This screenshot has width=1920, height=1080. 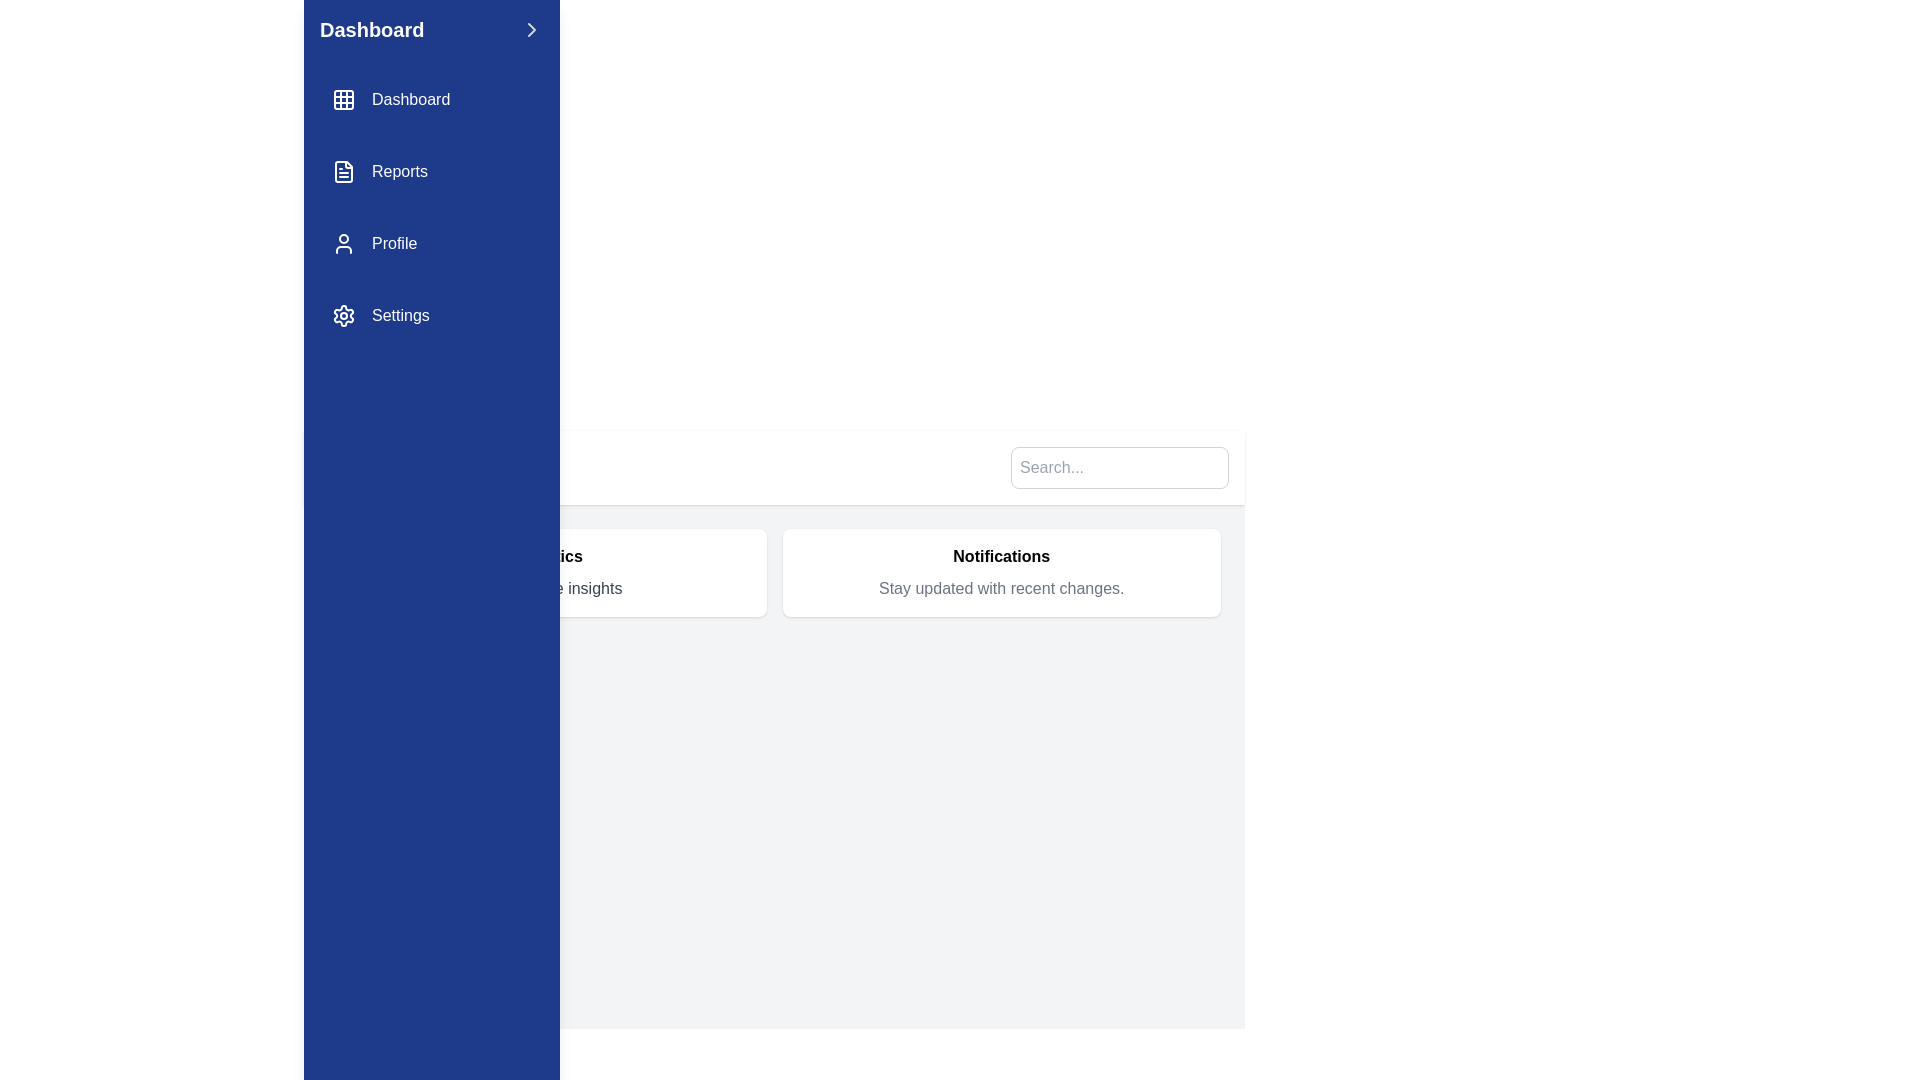 I want to click on the gear-shaped settings icon located in the left vertical navigation bar, which is the fourth icon in the list, so click(x=344, y=315).